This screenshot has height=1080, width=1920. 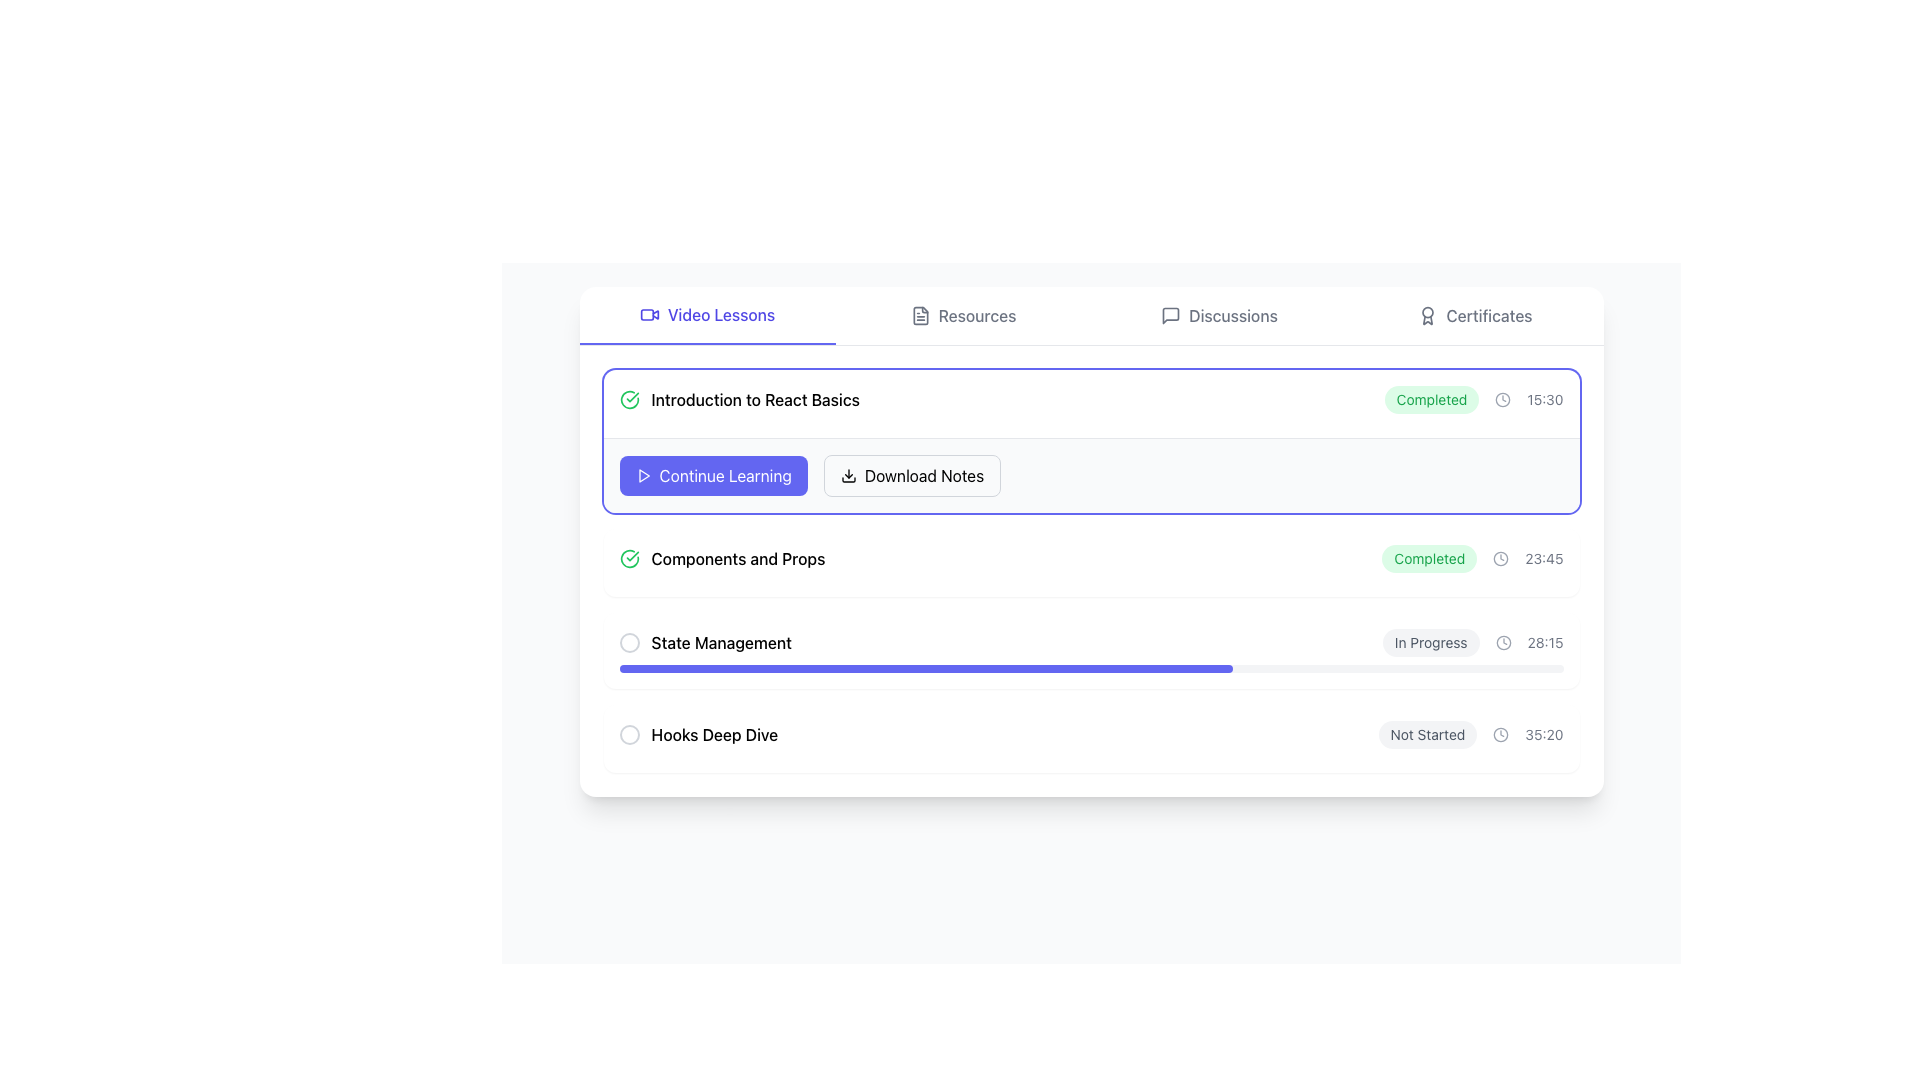 I want to click on the 'Continue Learning' button located in the 'Introduction to React Basics' section, so click(x=713, y=475).